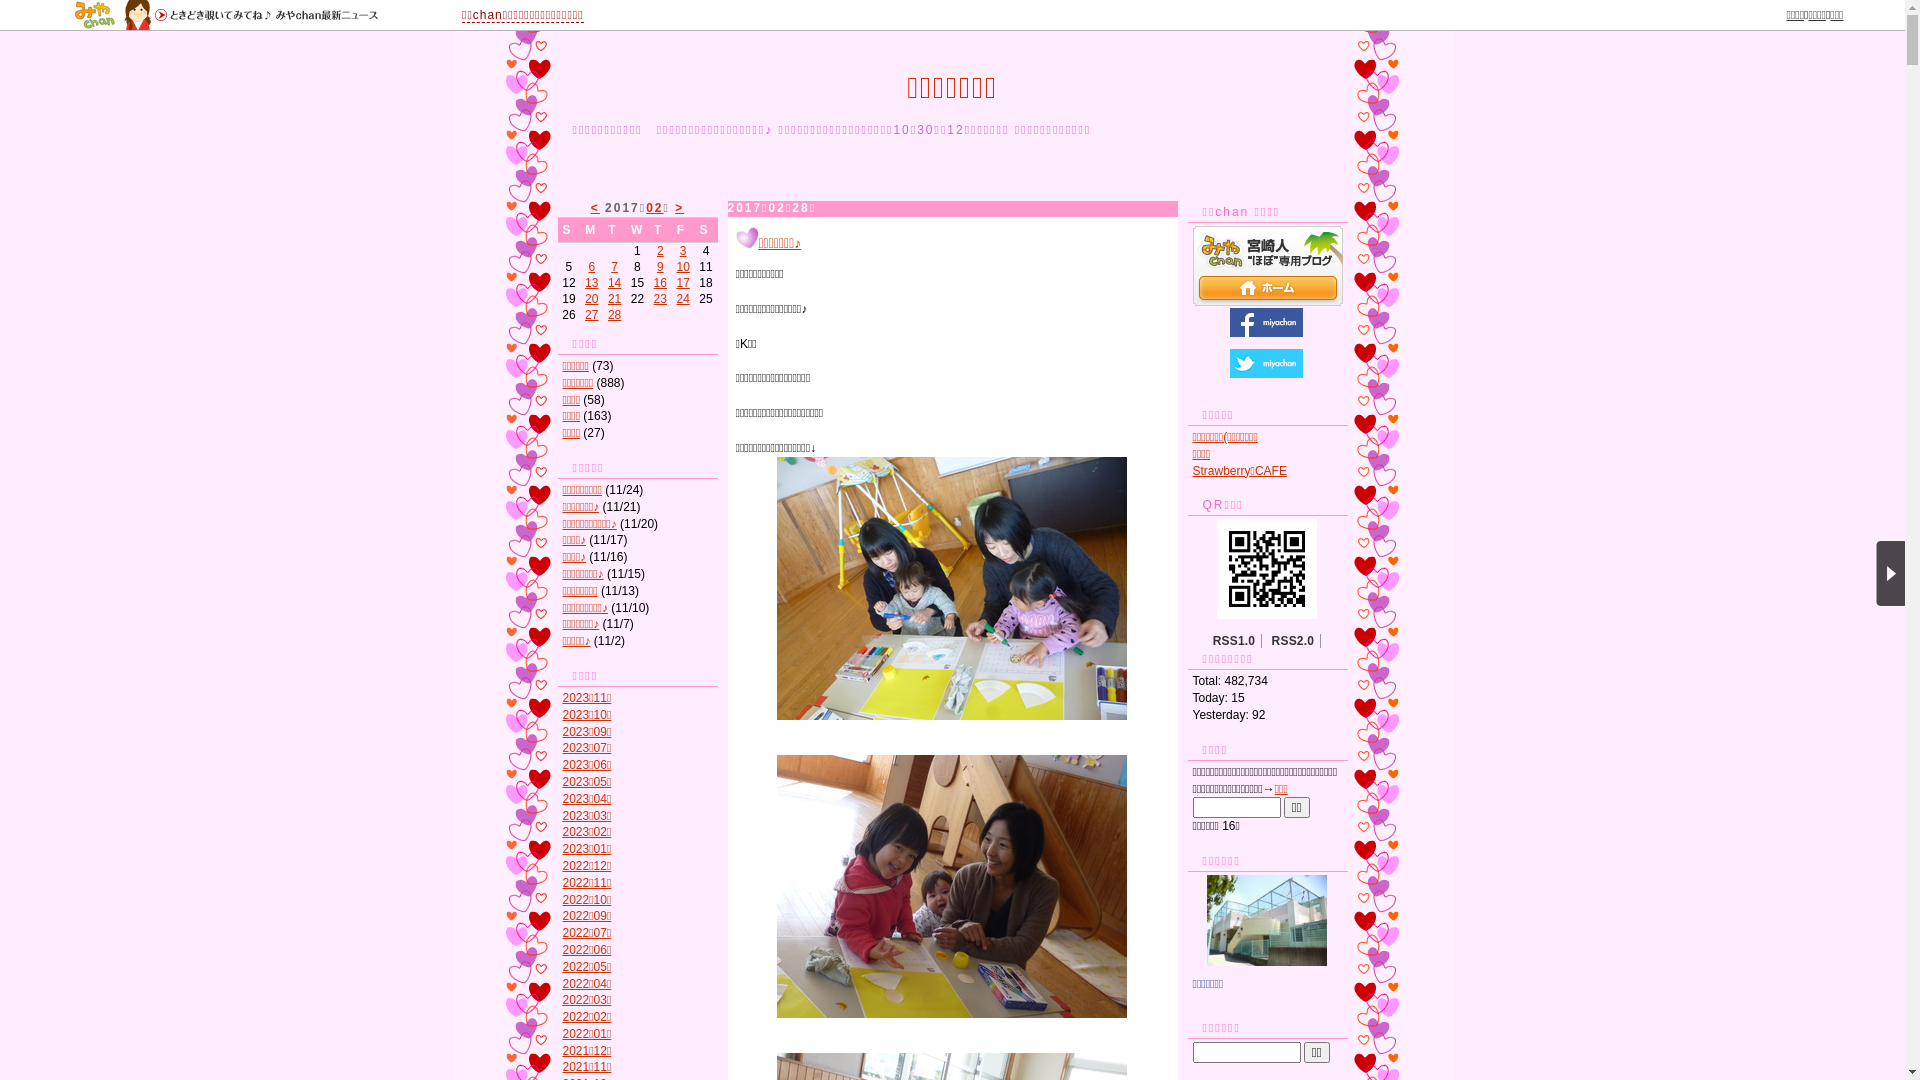  I want to click on '27', so click(584, 315).